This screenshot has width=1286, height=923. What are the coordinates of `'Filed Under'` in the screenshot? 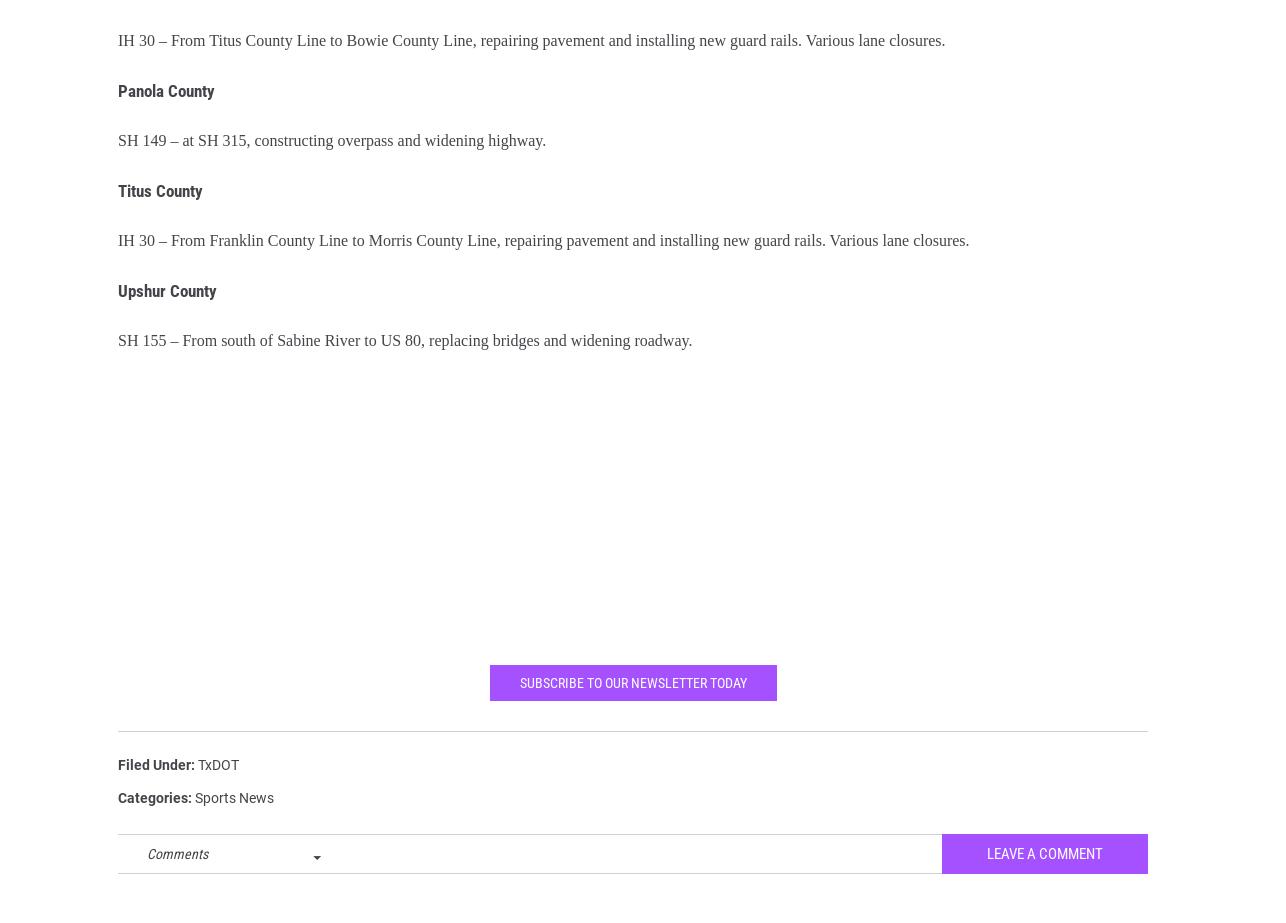 It's located at (118, 778).